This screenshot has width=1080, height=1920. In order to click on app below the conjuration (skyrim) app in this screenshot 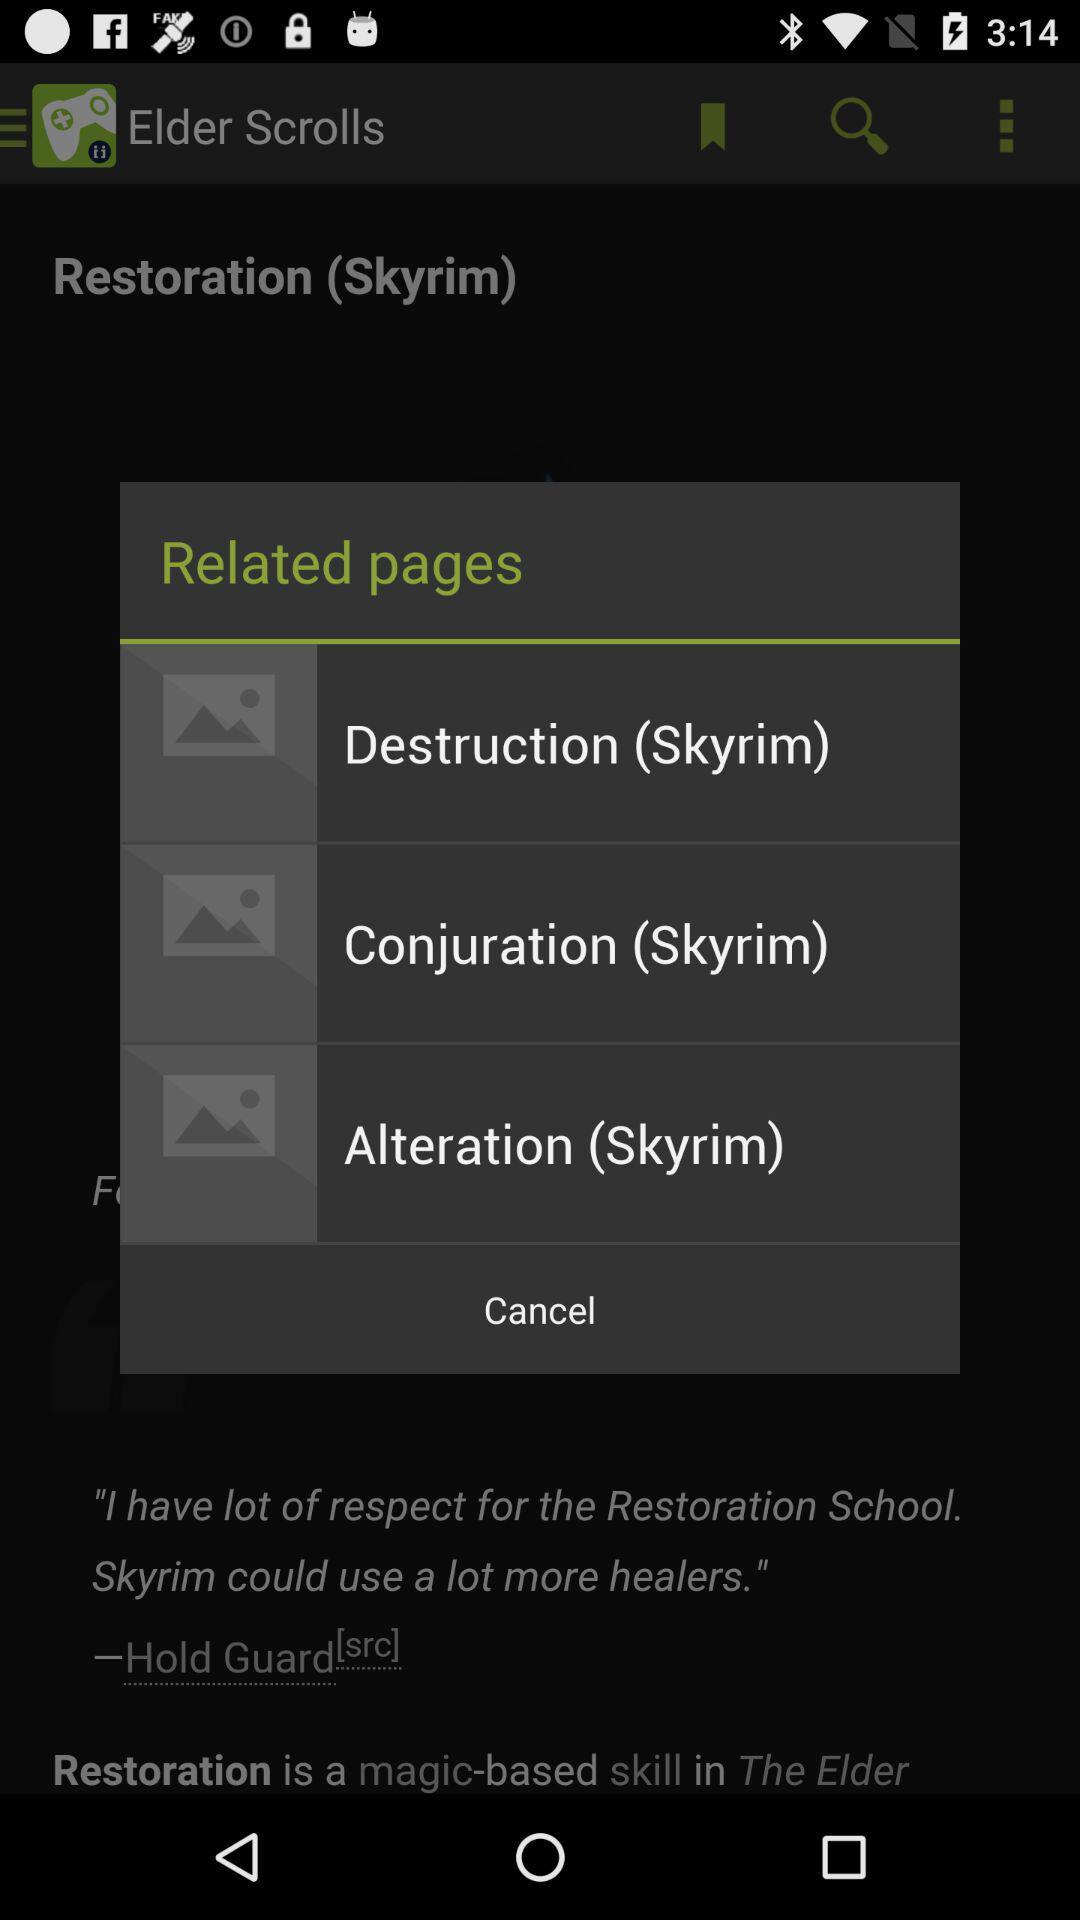, I will do `click(638, 1143)`.